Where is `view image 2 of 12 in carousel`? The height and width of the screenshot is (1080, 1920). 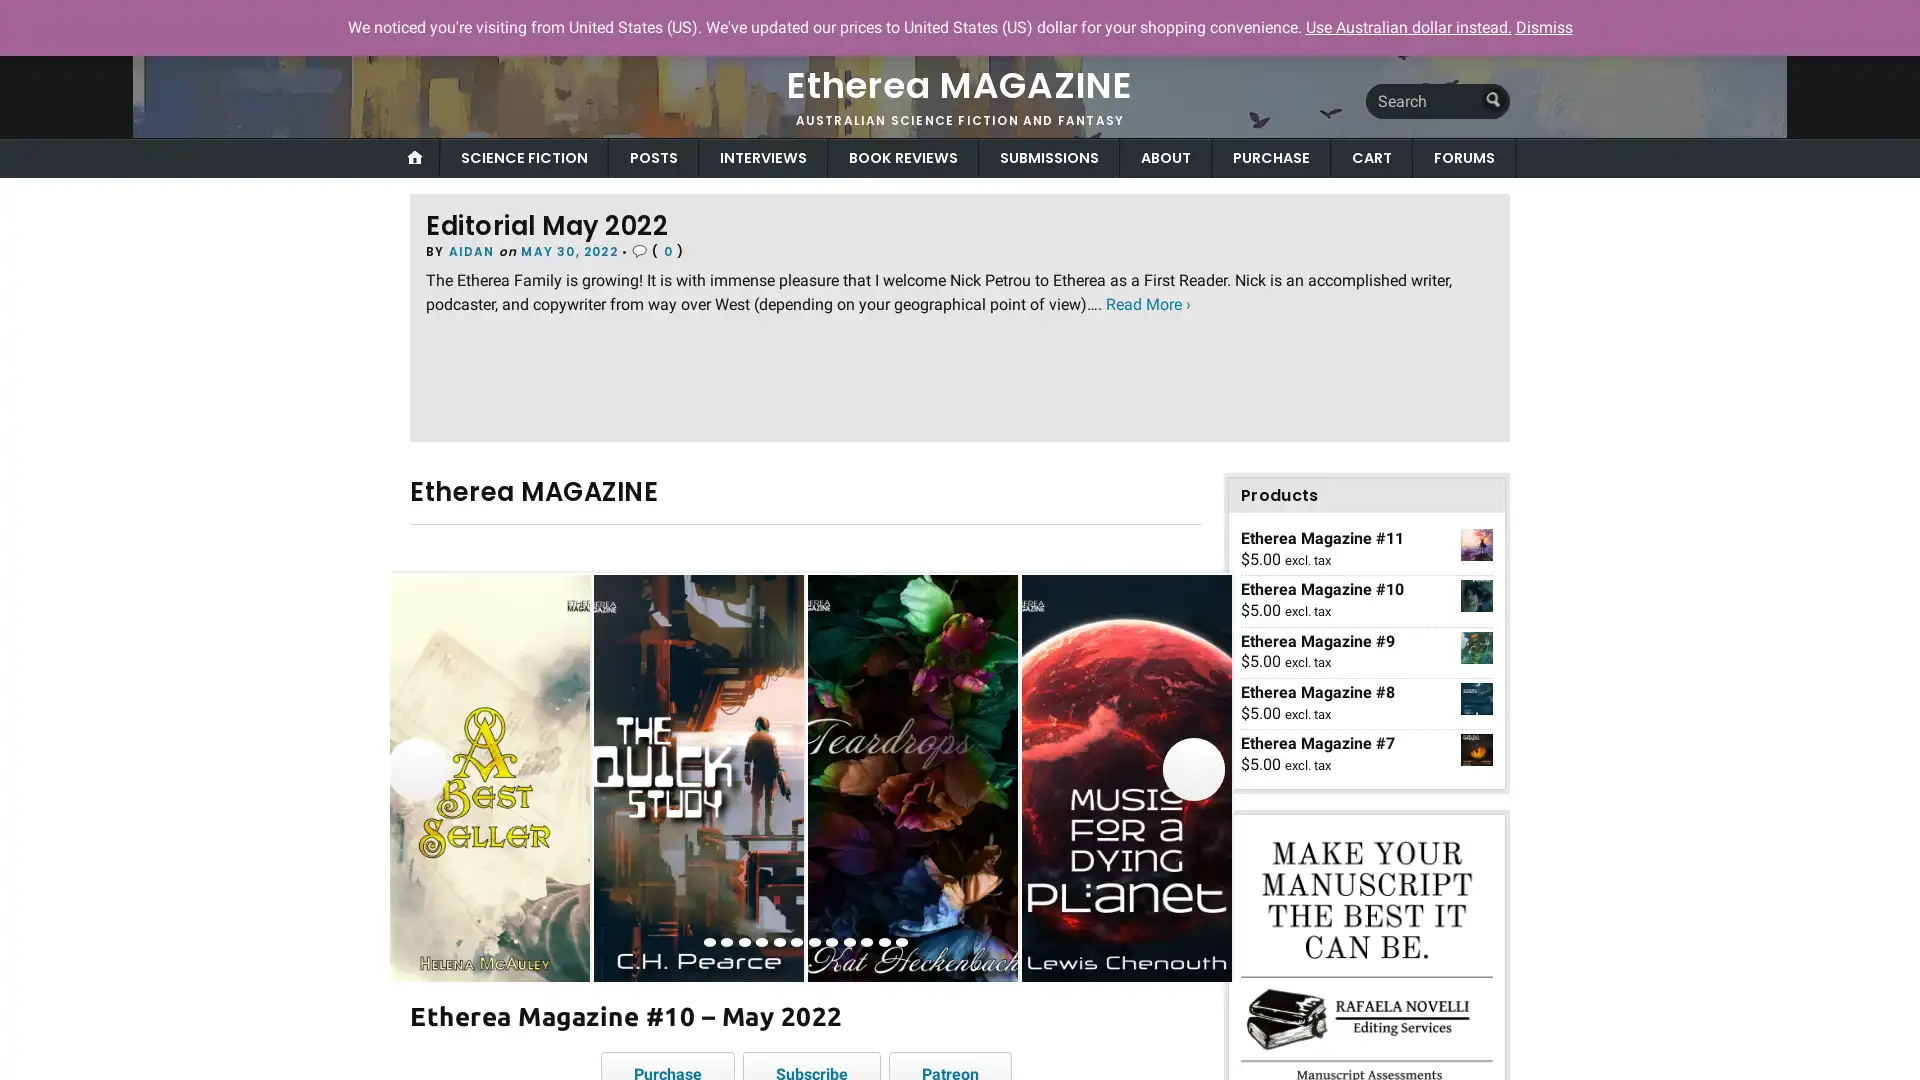 view image 2 of 12 in carousel is located at coordinates (725, 941).